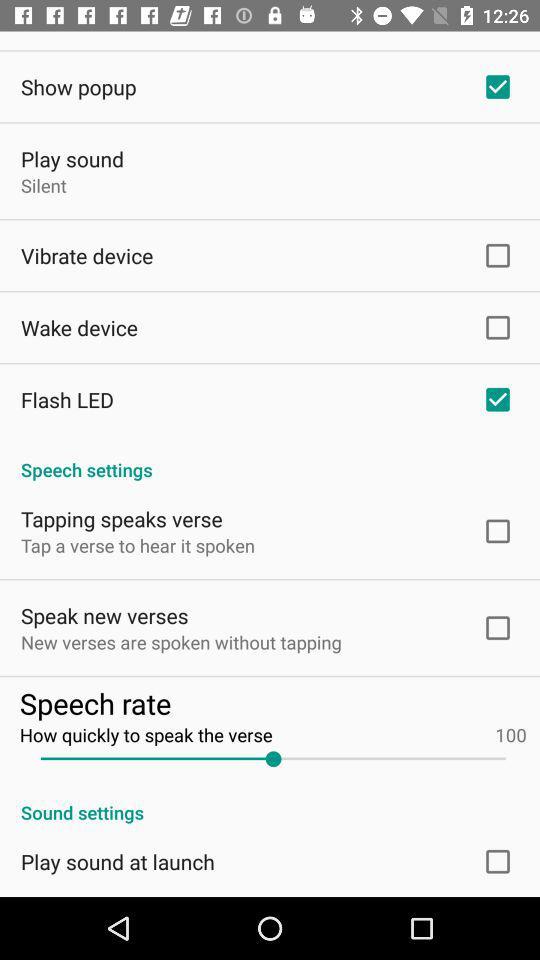  Describe the element at coordinates (272, 703) in the screenshot. I see `item below new verses are app` at that location.